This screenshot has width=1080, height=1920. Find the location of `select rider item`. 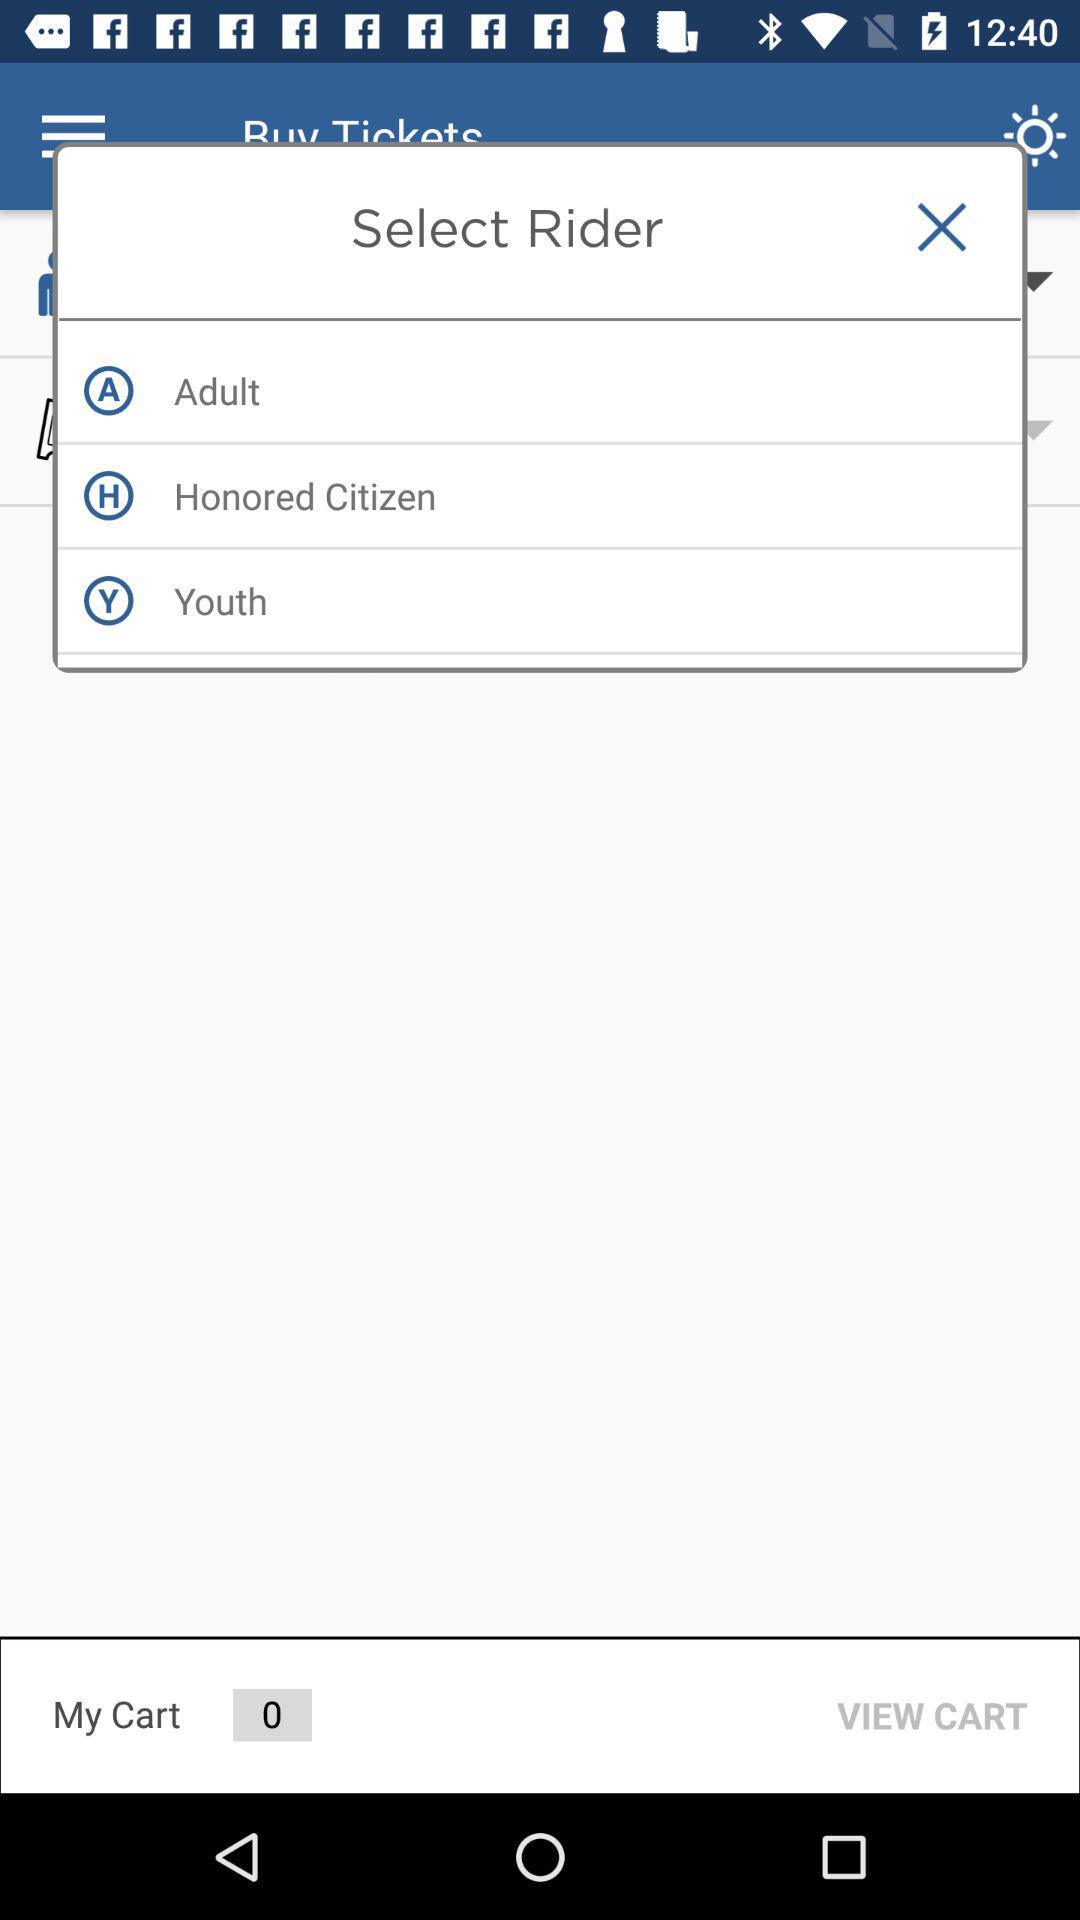

select rider item is located at coordinates (505, 227).